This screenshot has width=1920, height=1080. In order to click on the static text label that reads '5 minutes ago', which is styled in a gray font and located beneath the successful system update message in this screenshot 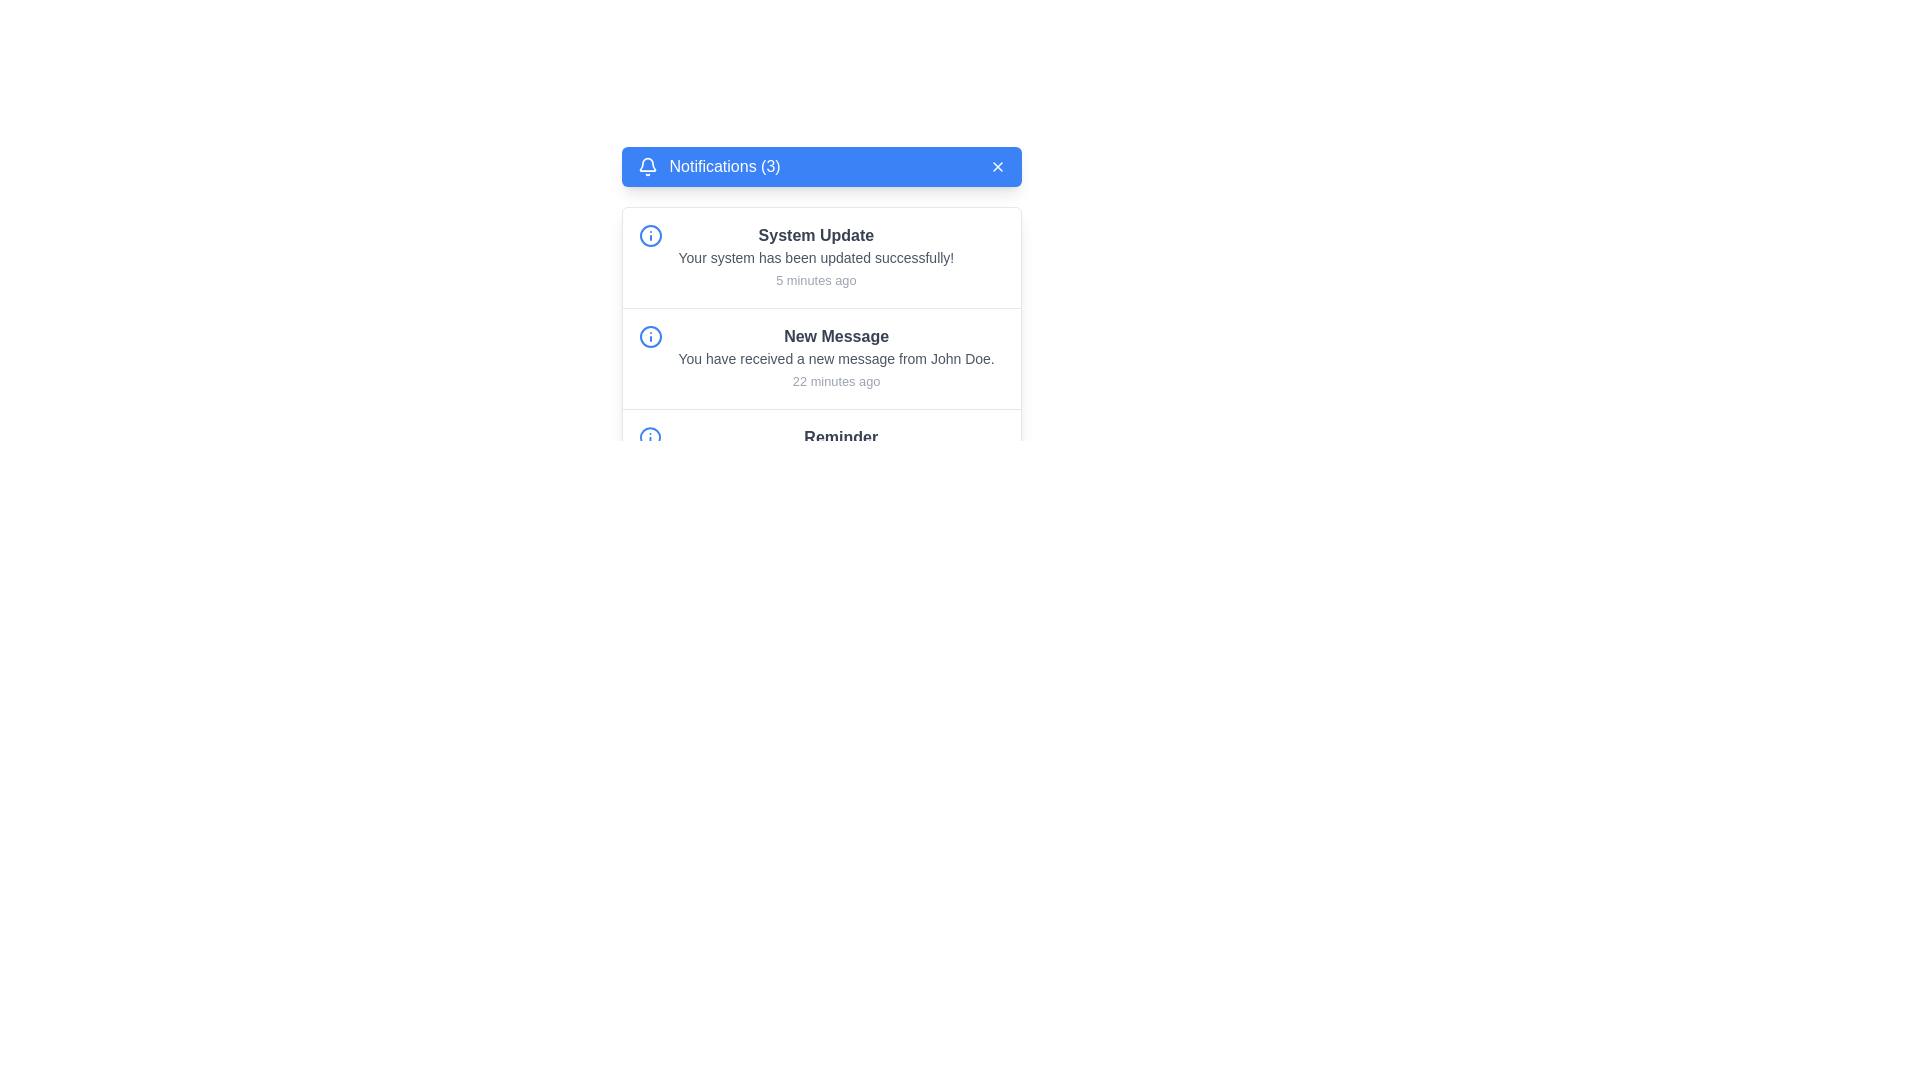, I will do `click(816, 280)`.